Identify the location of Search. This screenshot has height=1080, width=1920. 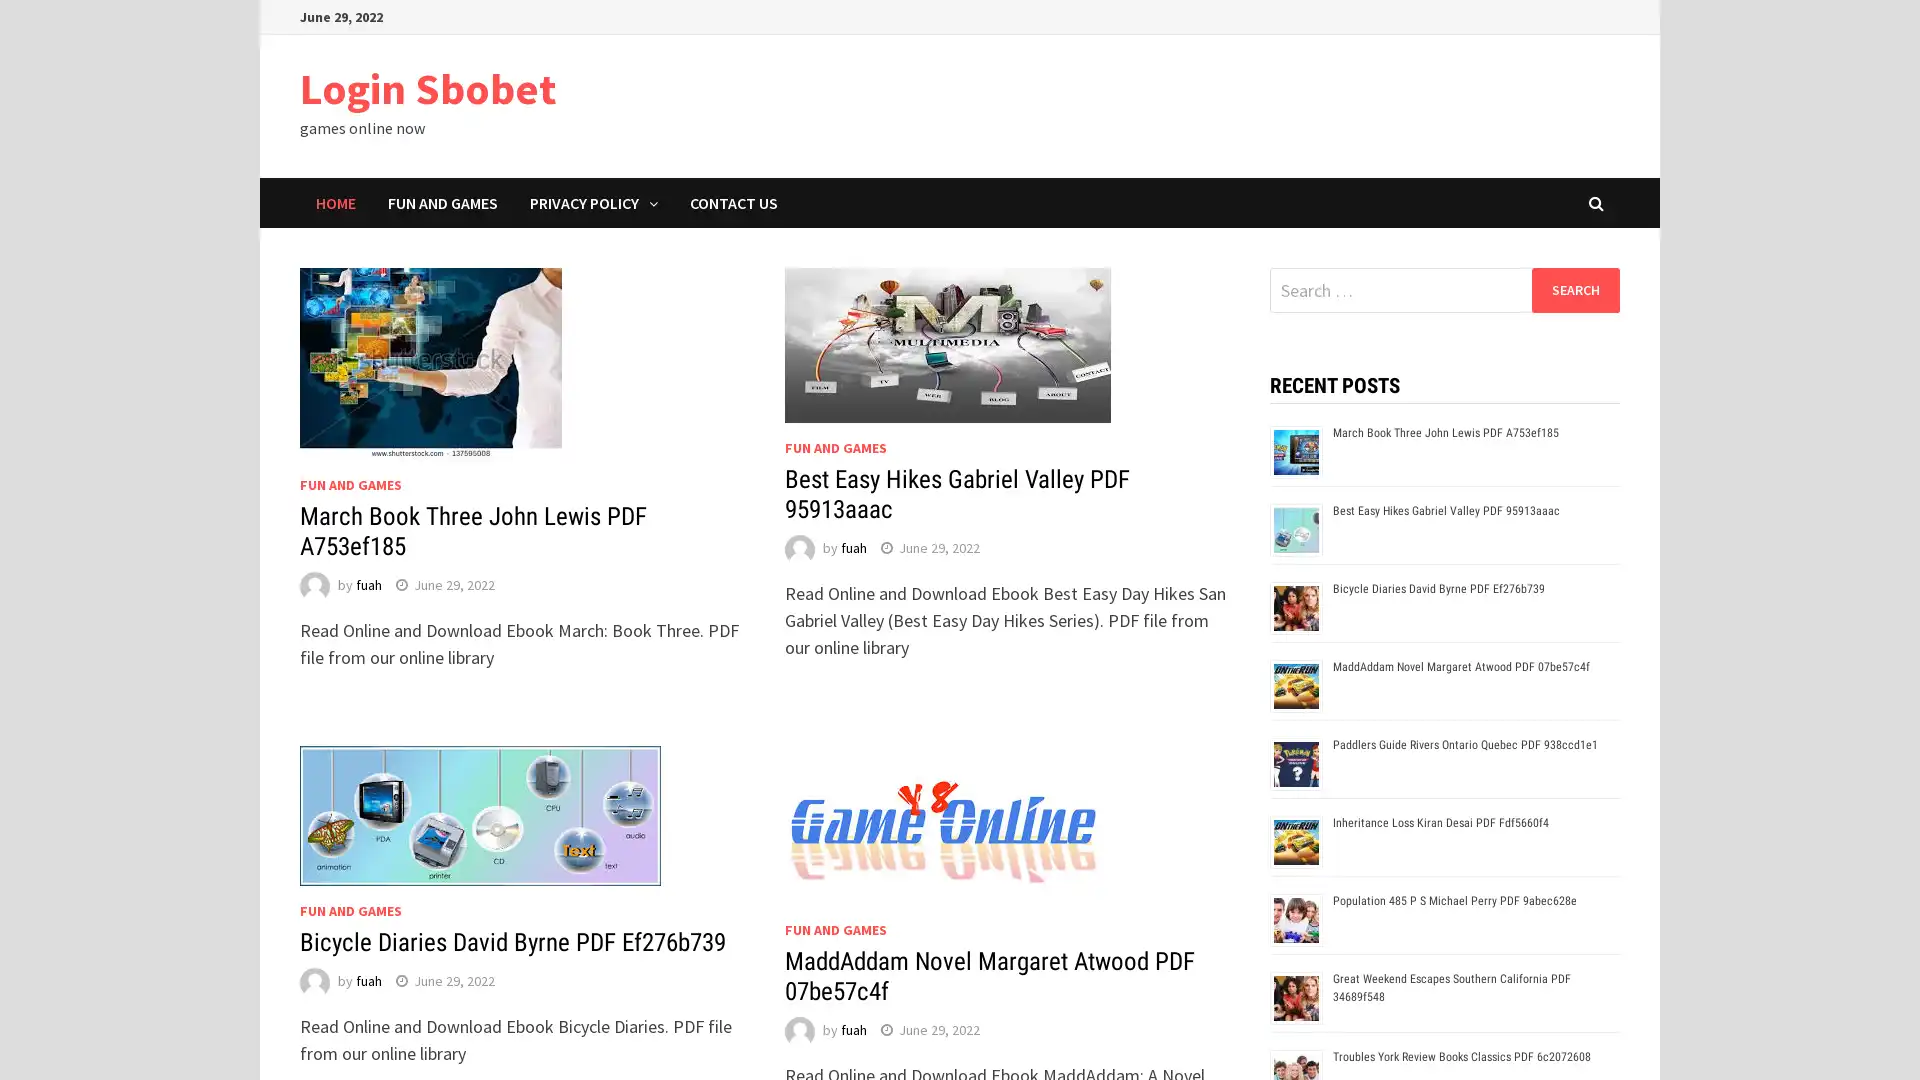
(1574, 289).